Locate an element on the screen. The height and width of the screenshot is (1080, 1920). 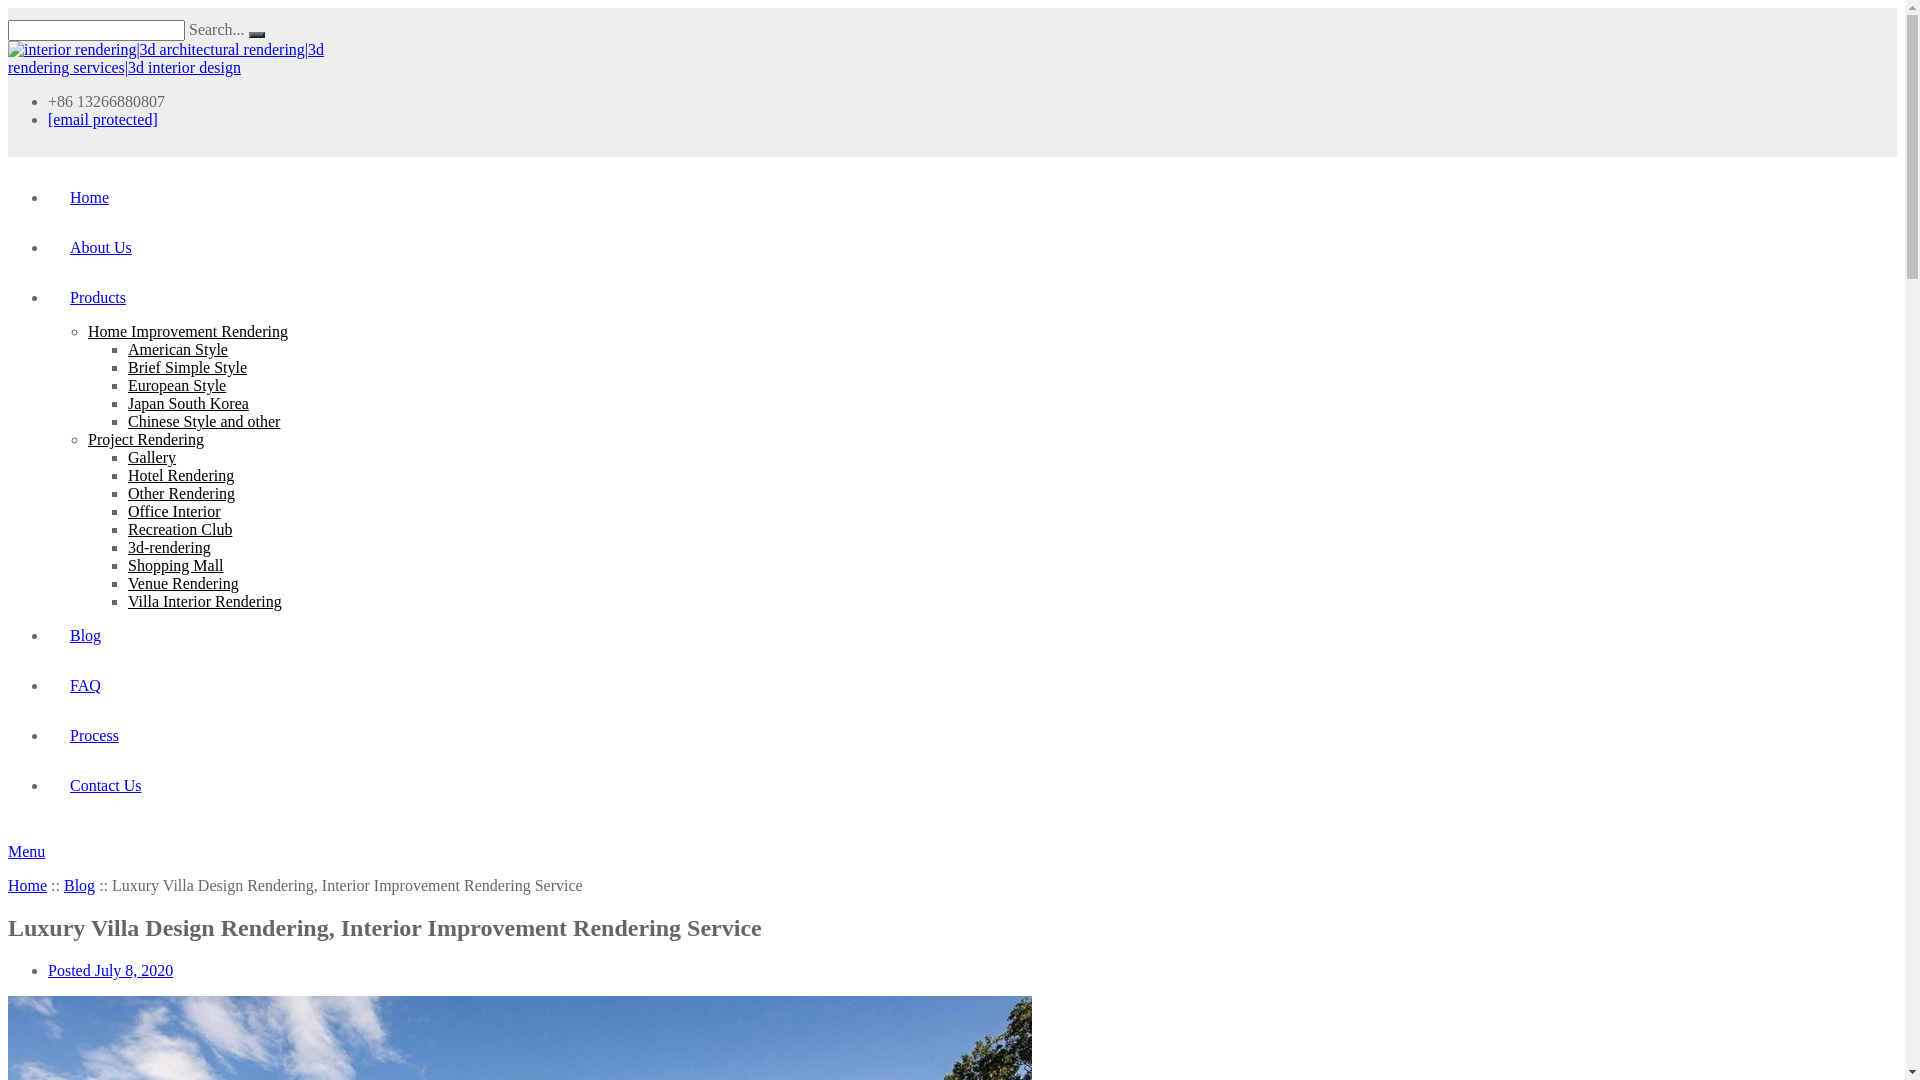
'Process' is located at coordinates (88, 735).